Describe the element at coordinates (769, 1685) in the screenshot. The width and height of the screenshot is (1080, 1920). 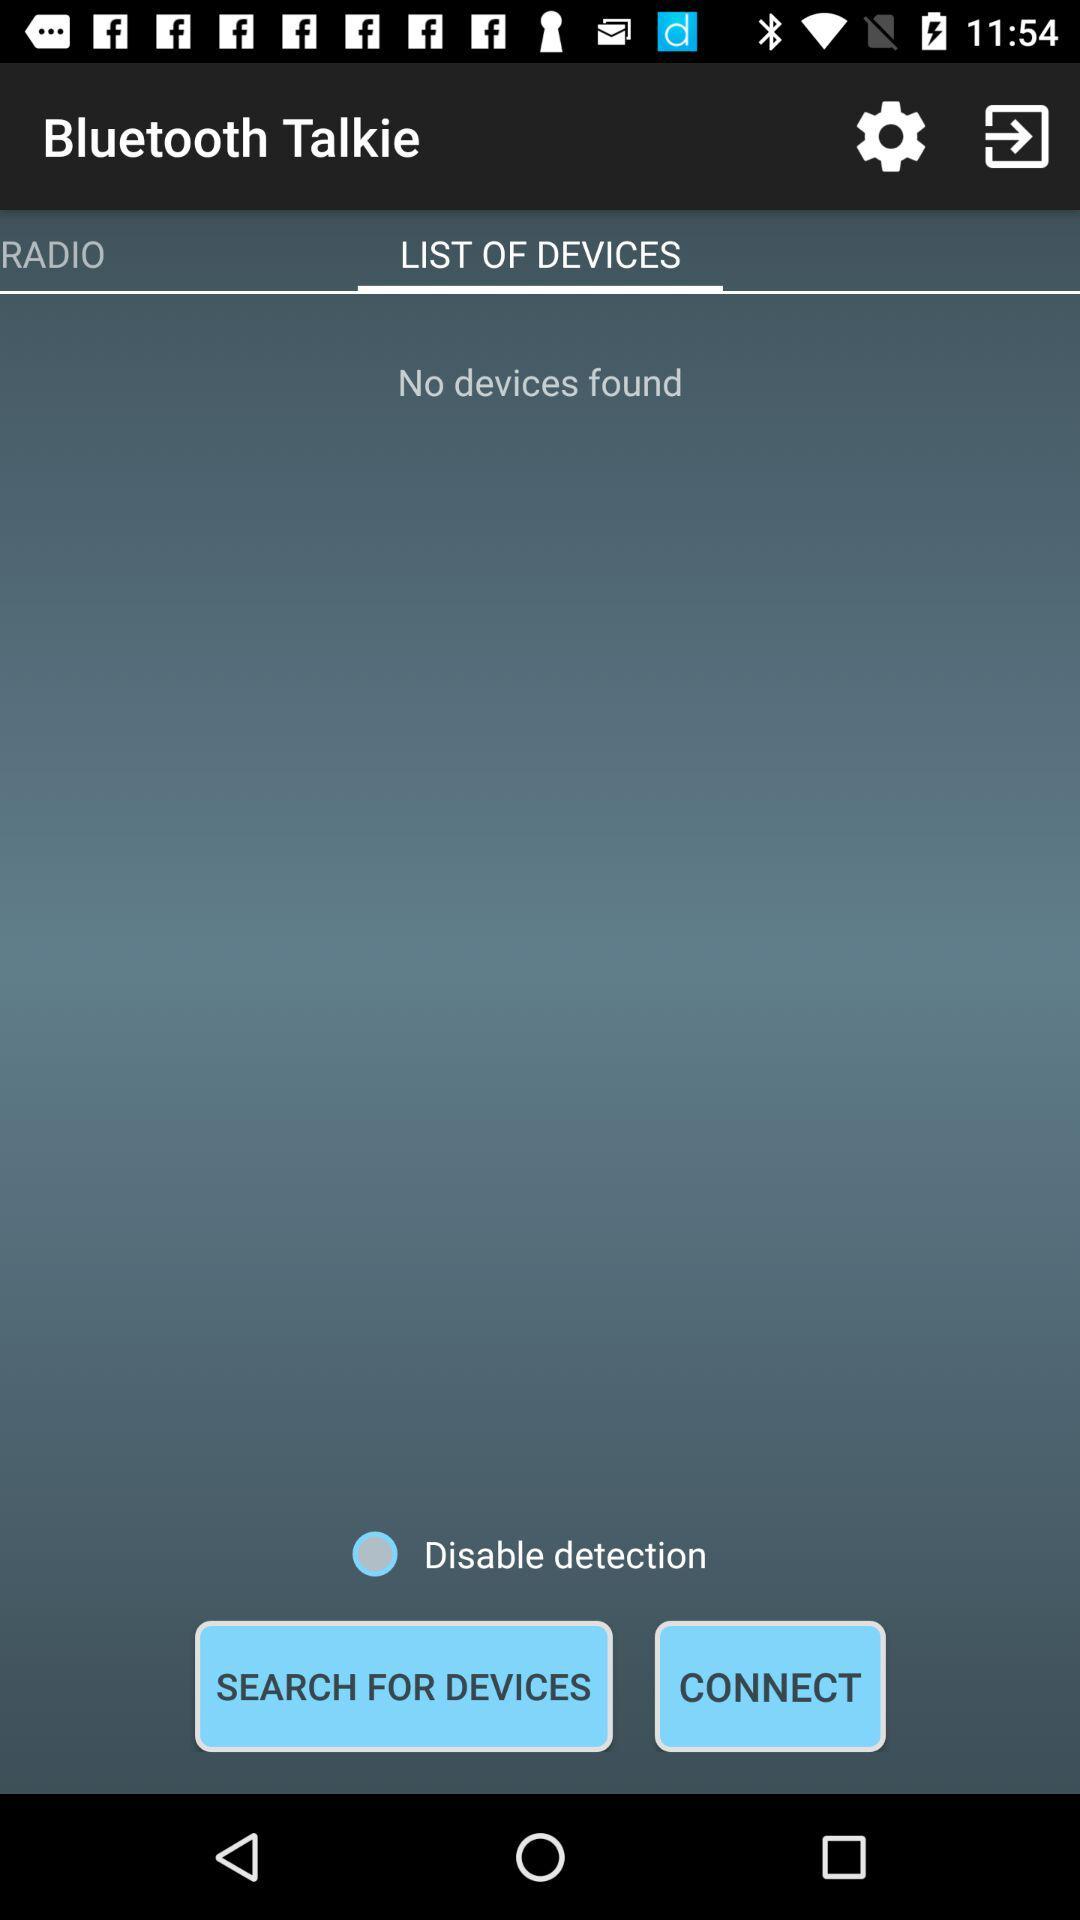
I see `the connect` at that location.